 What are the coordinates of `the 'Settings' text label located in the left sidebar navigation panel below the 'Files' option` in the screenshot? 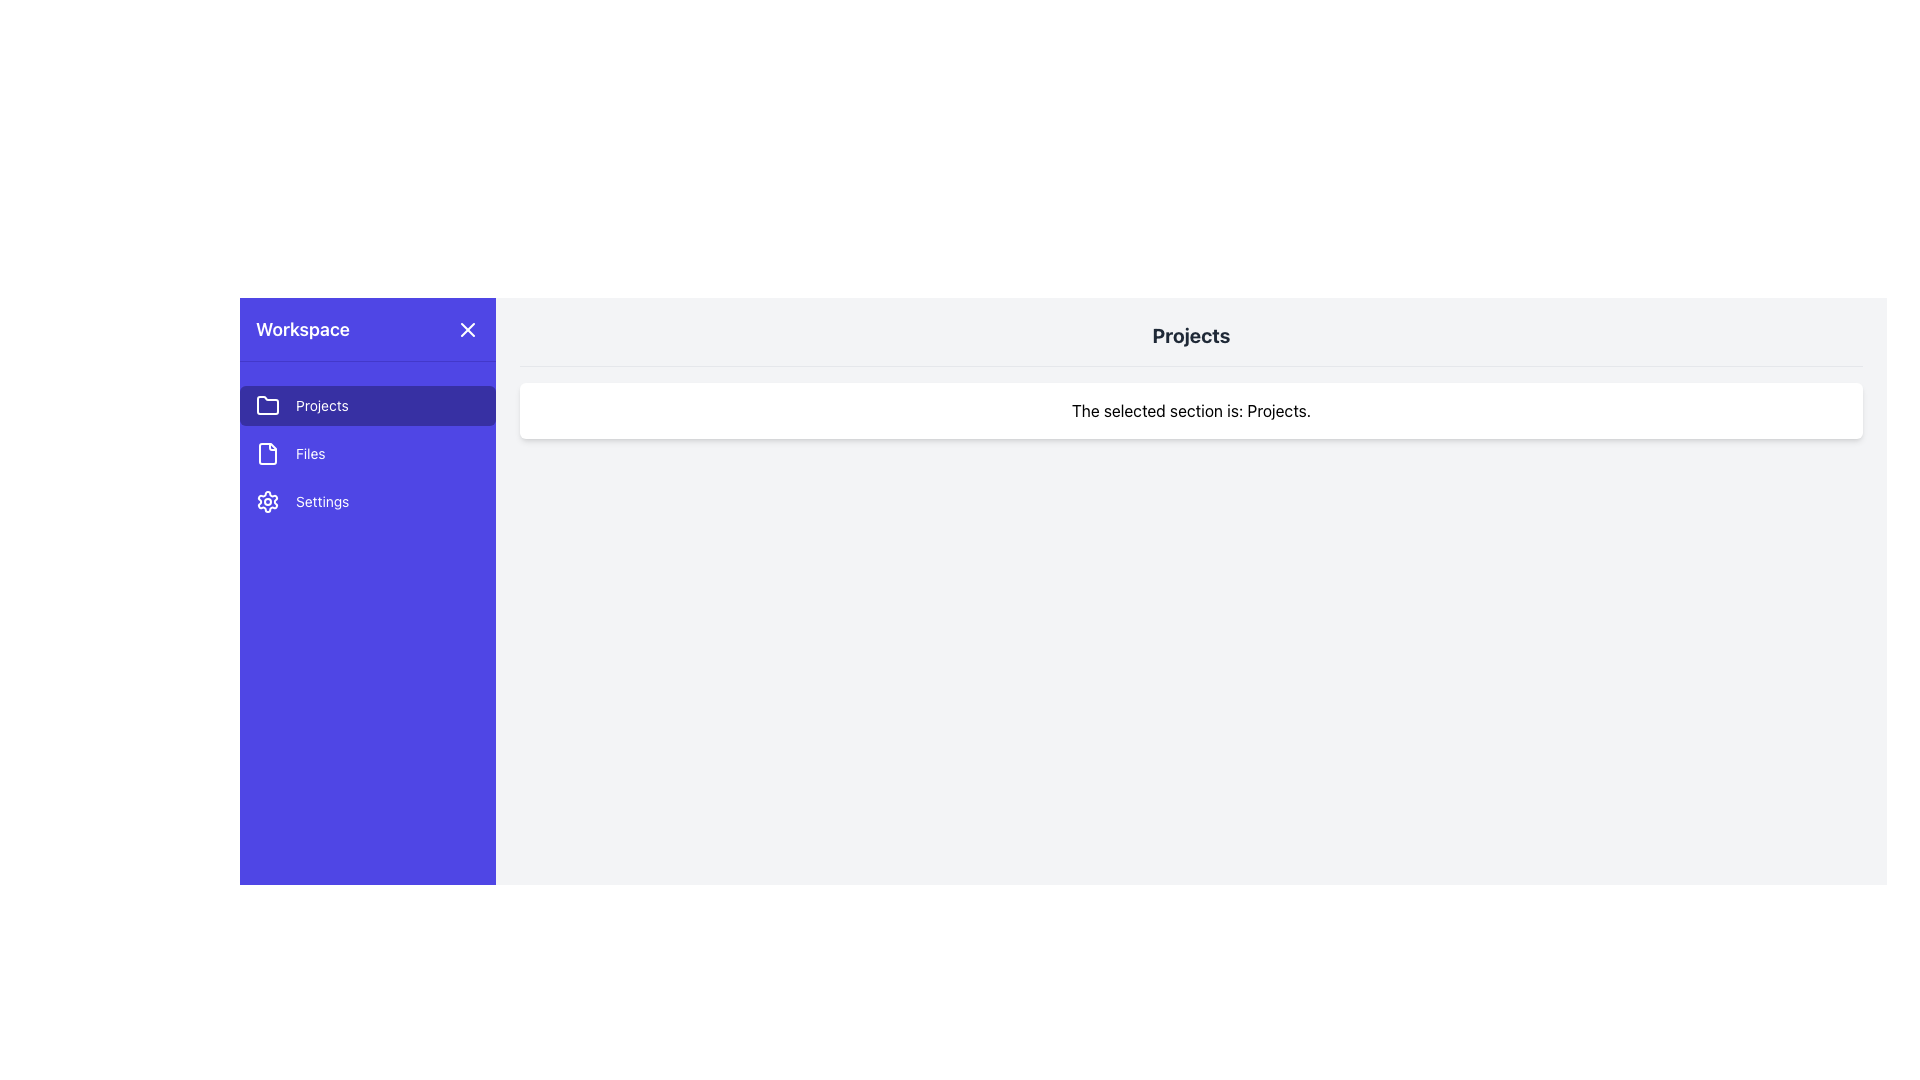 It's located at (322, 500).